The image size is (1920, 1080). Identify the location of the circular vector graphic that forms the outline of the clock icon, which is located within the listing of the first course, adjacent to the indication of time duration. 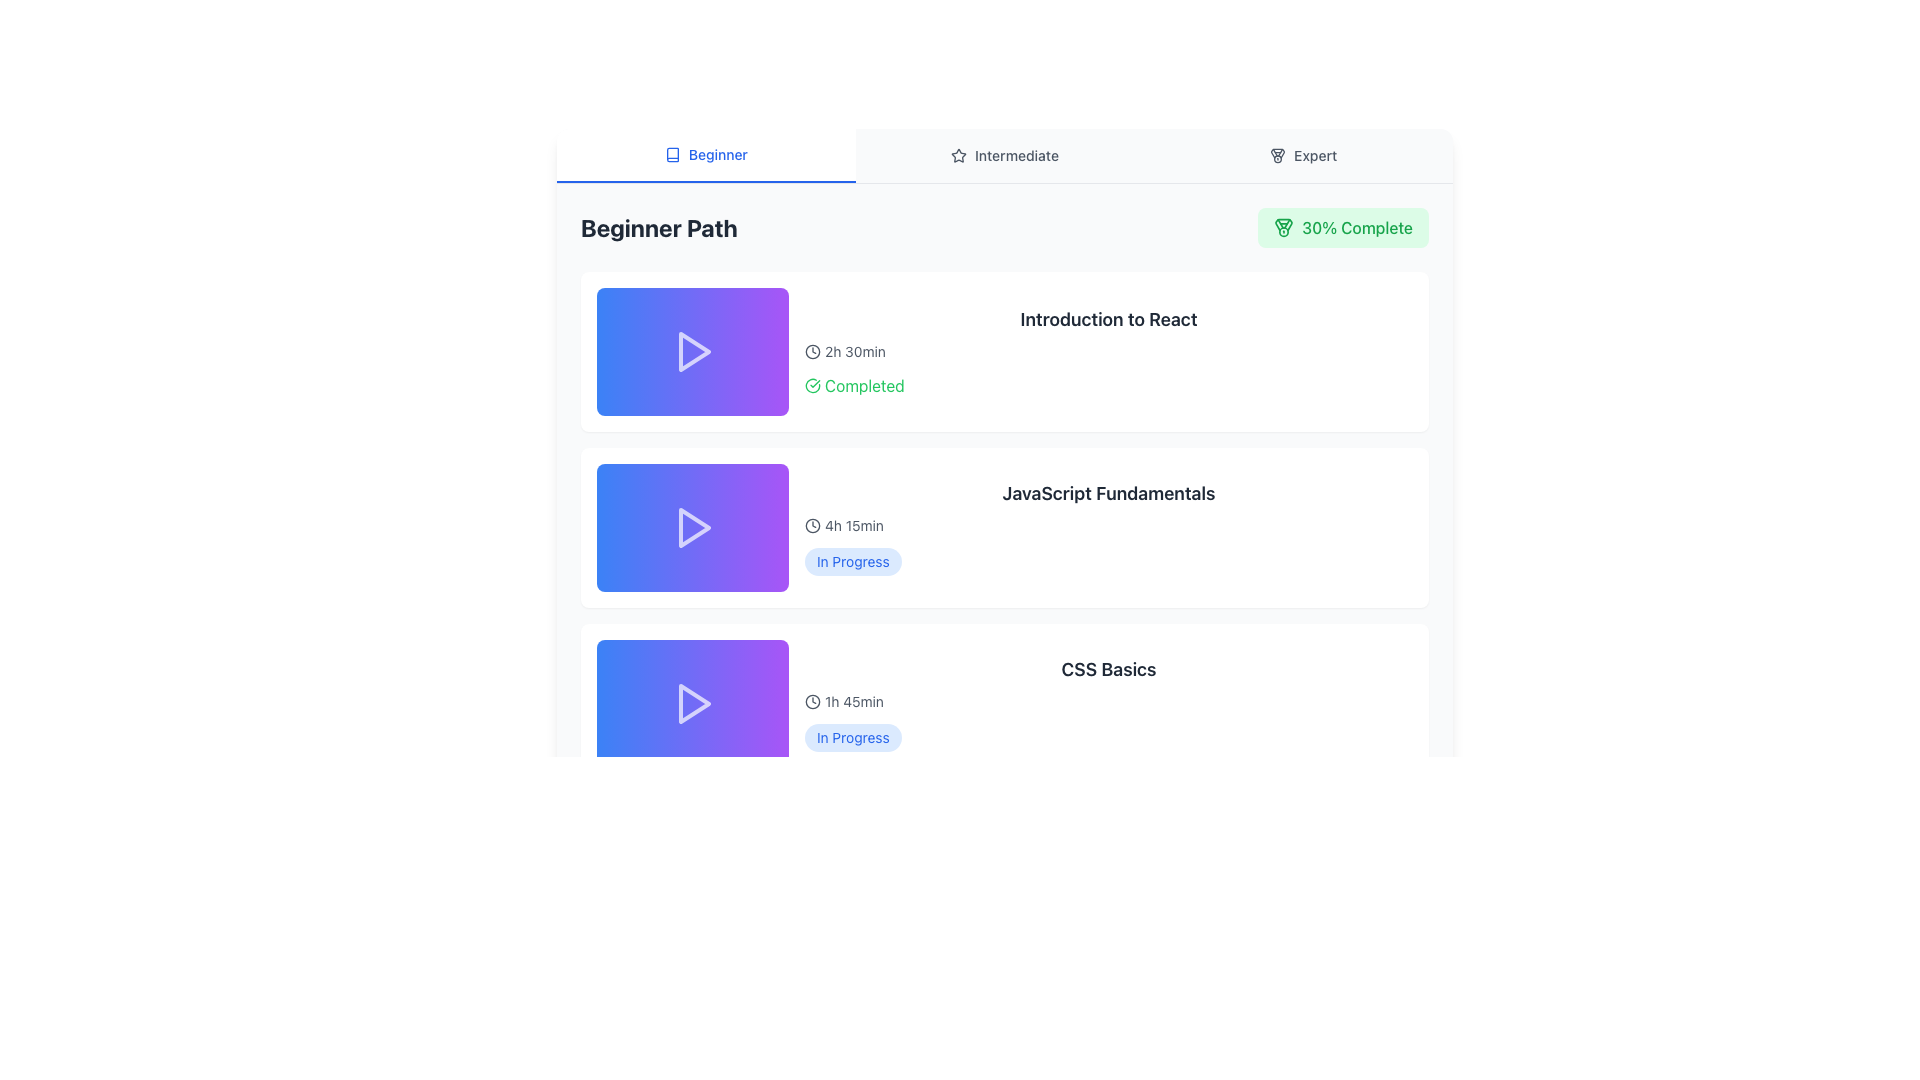
(812, 350).